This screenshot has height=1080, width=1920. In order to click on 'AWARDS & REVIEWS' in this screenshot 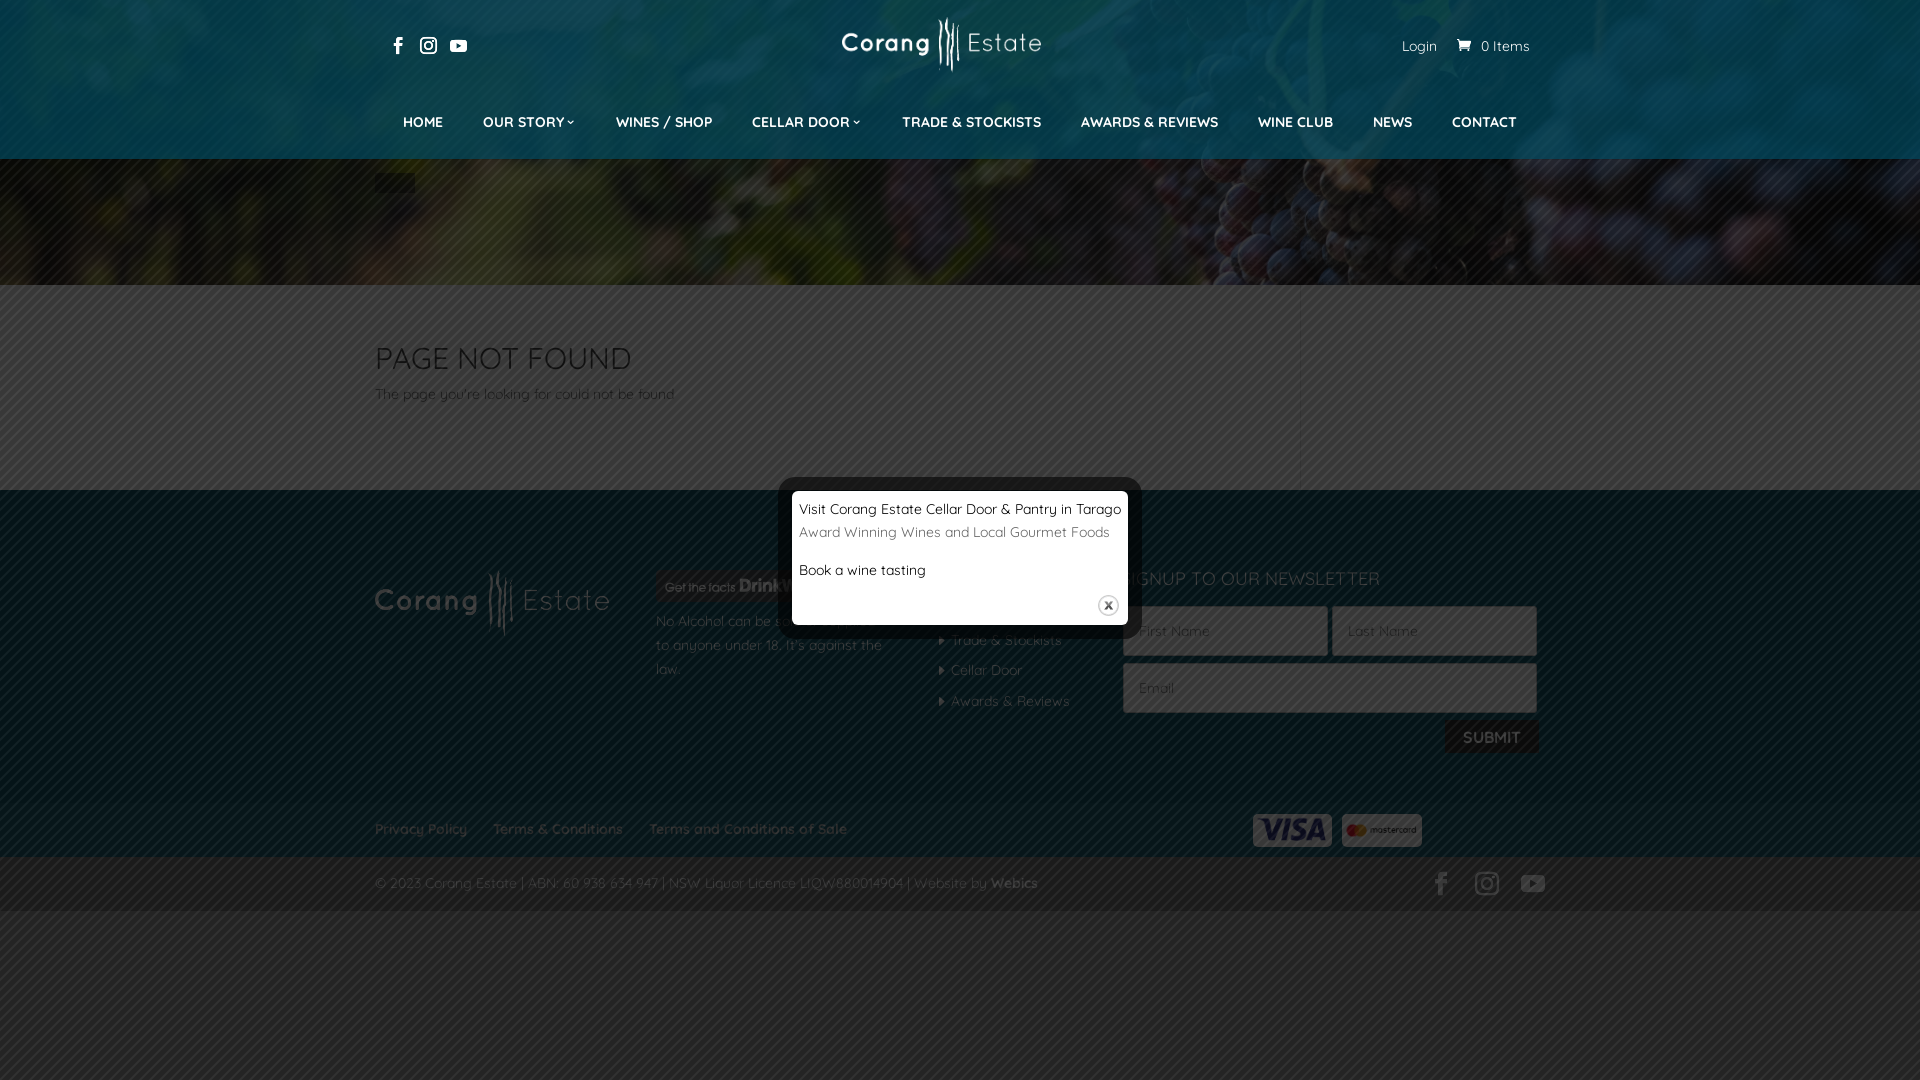, I will do `click(1149, 122)`.